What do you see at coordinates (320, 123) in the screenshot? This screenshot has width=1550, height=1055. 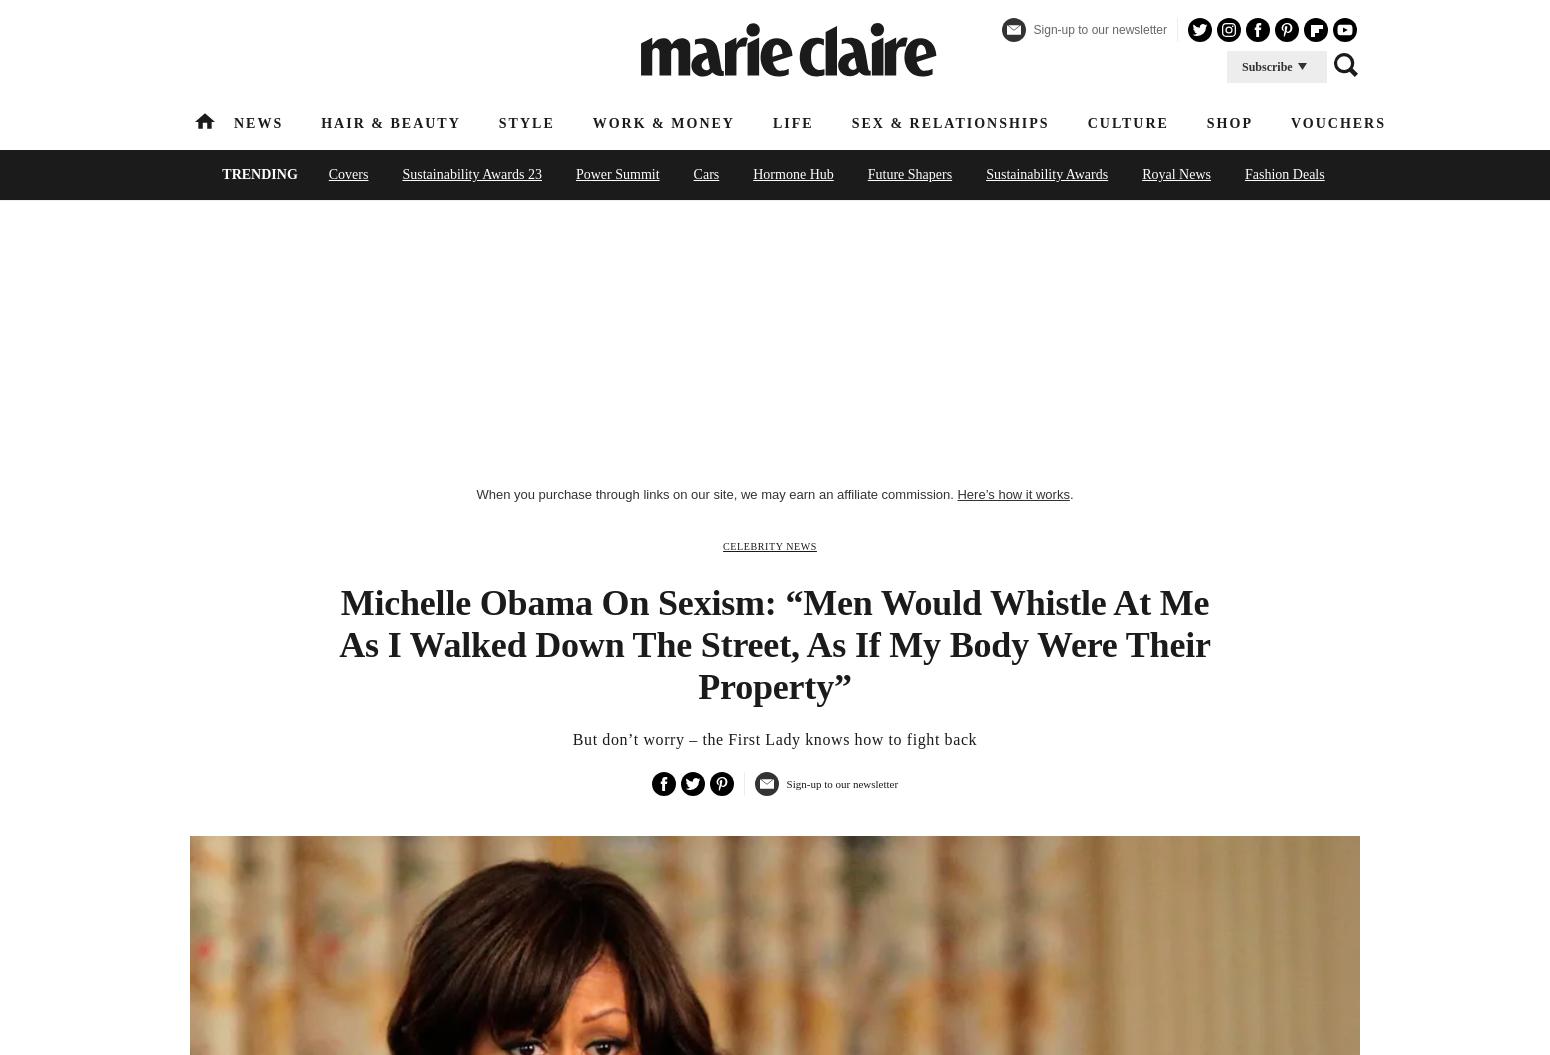 I see `'Hair & Beauty'` at bounding box center [320, 123].